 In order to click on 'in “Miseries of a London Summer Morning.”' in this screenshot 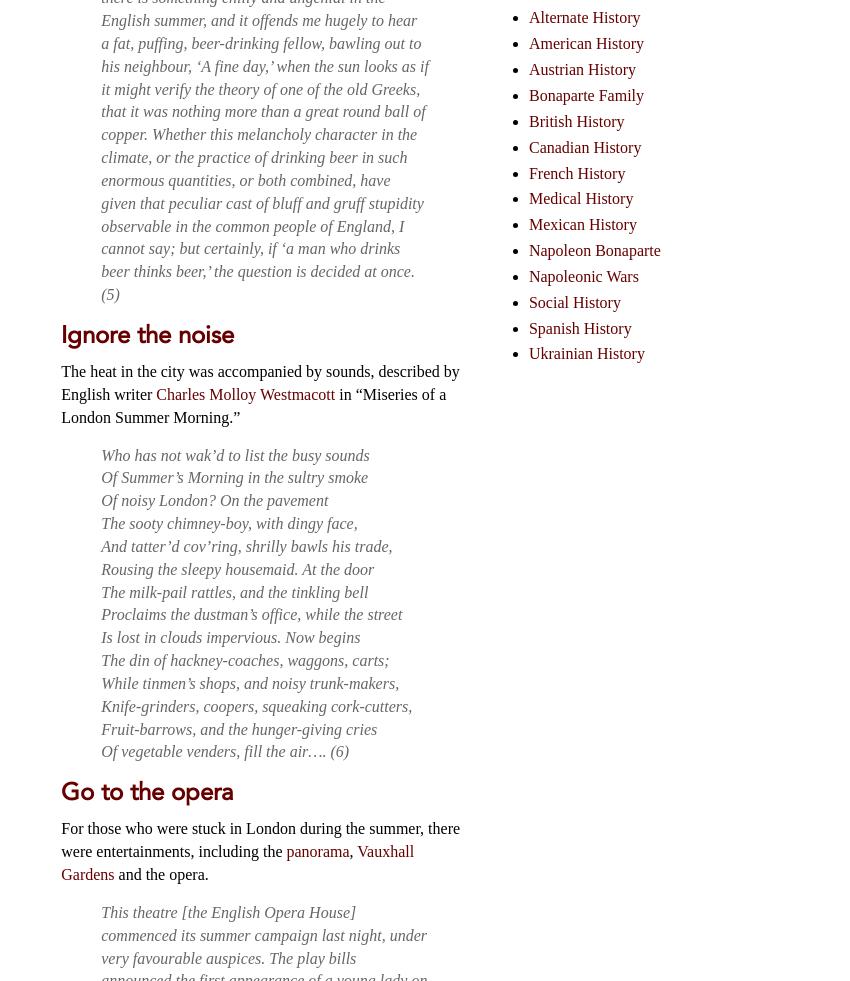, I will do `click(253, 403)`.